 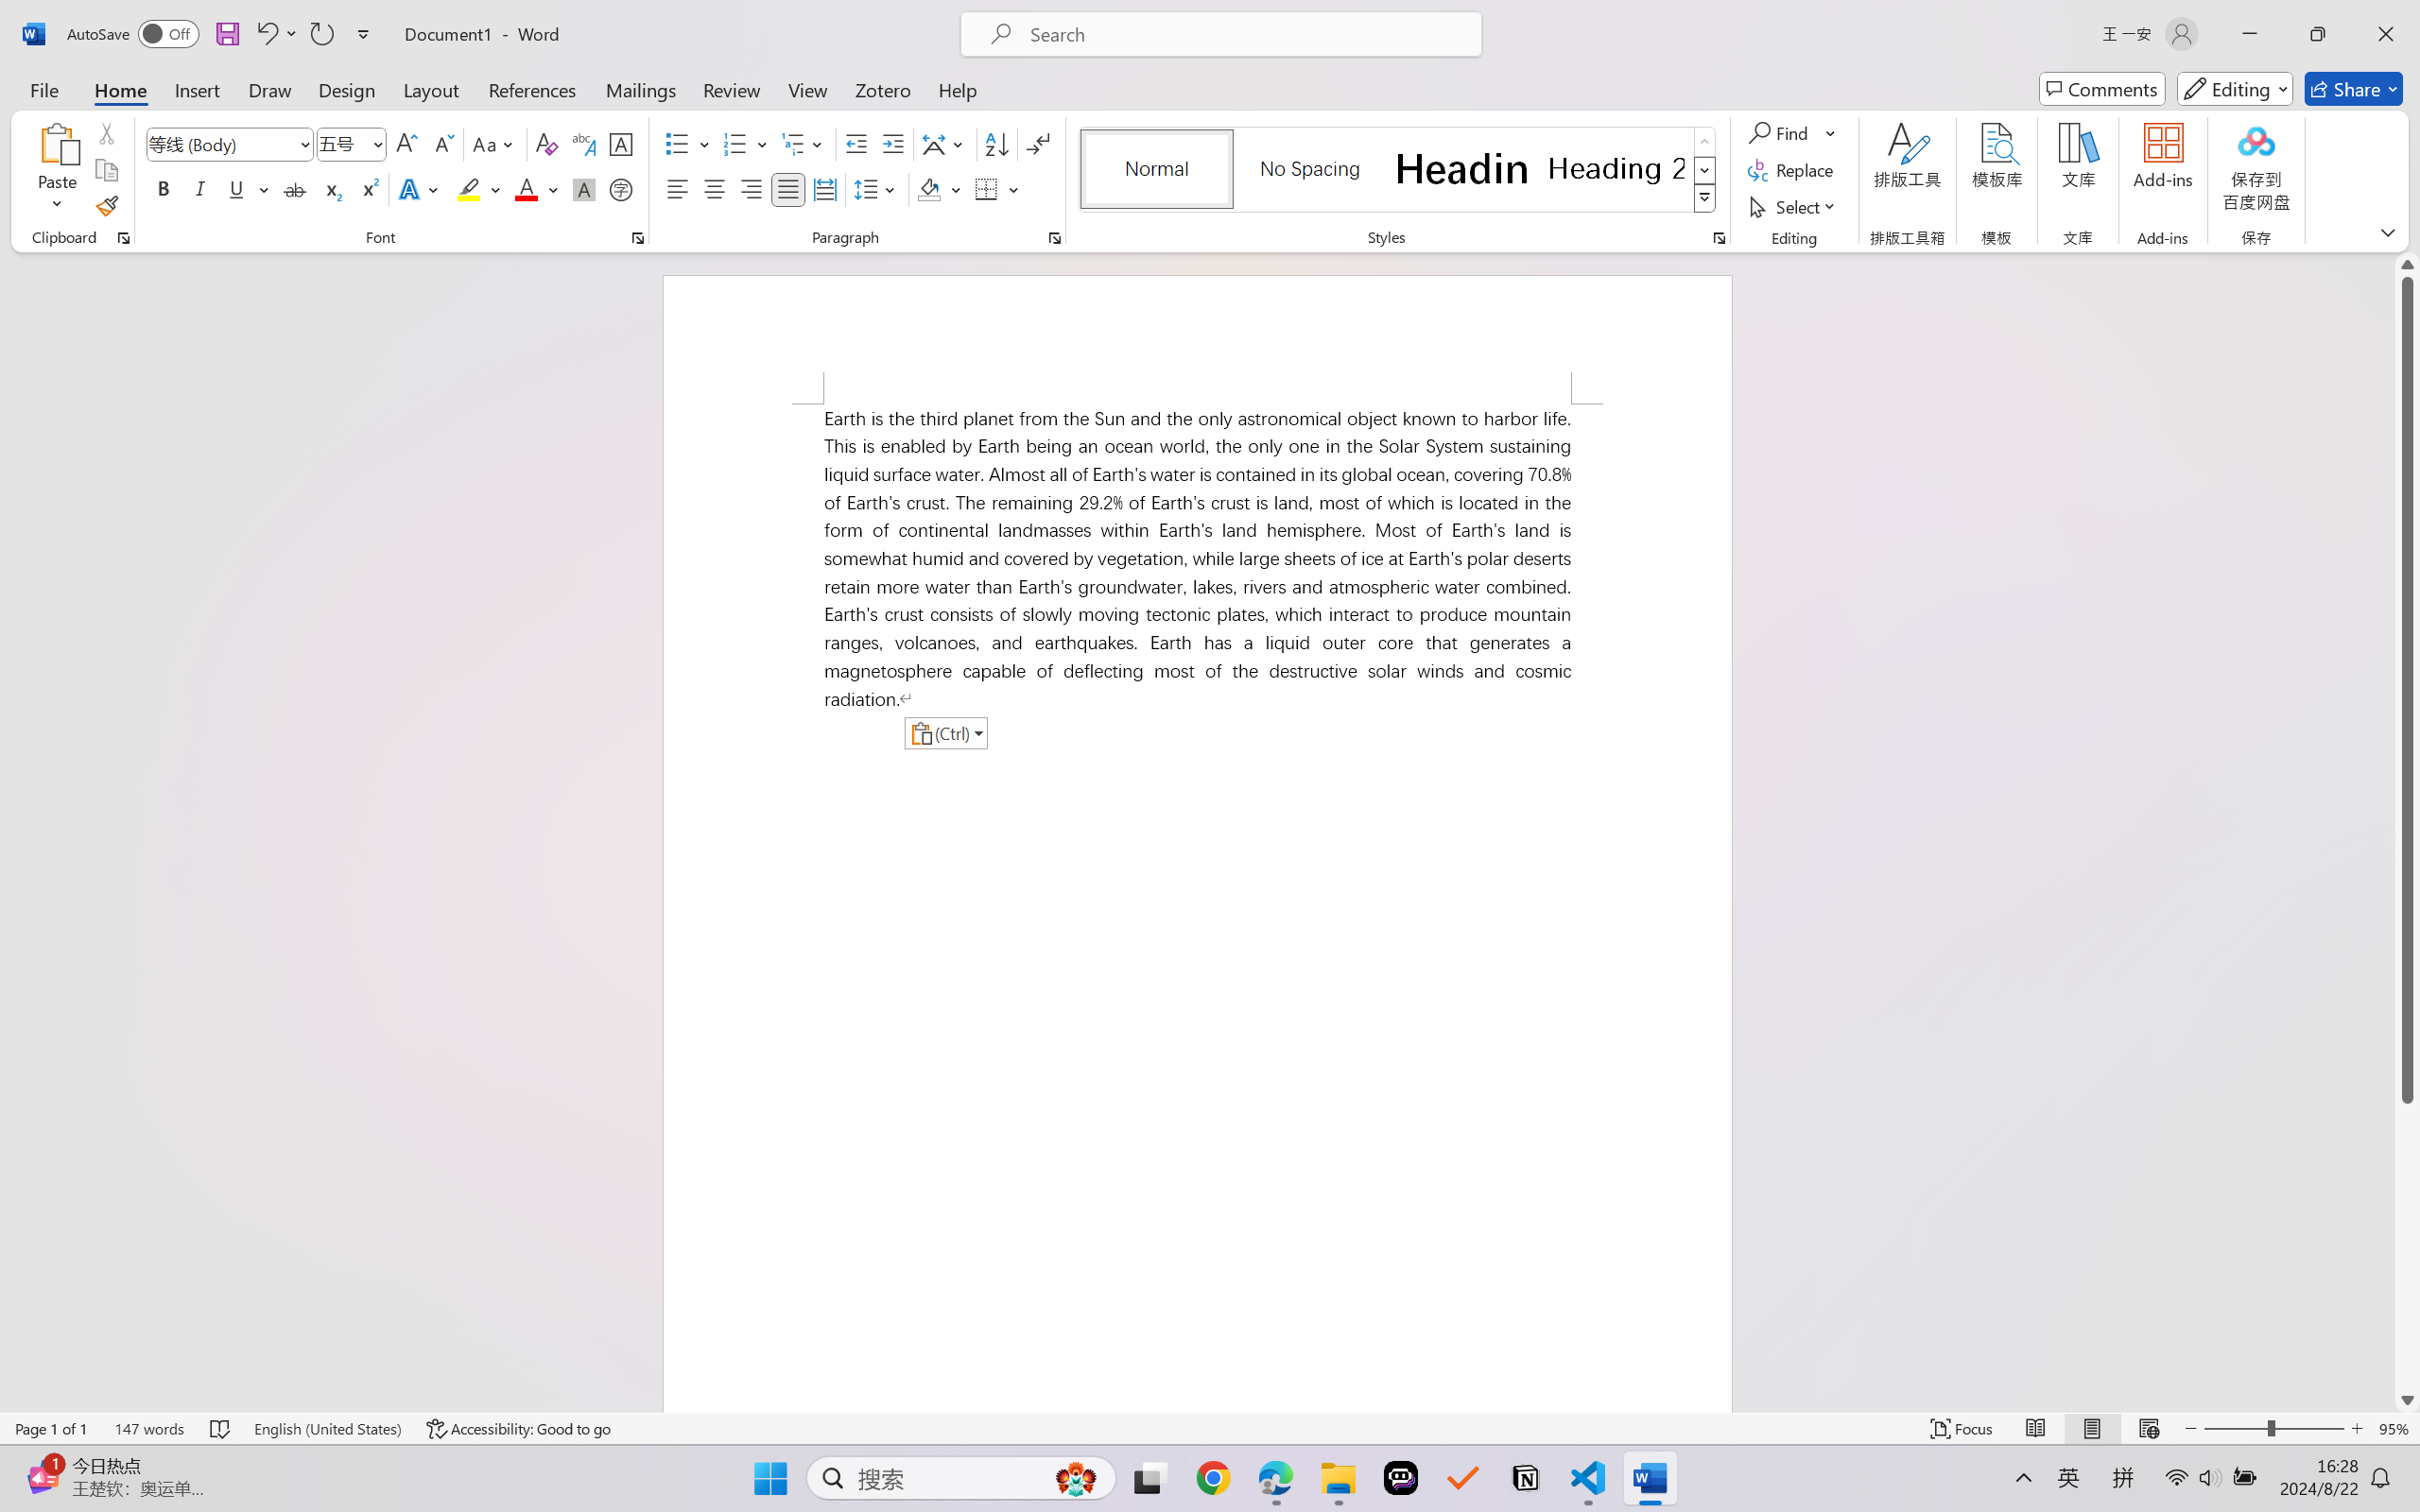 I want to click on 'Line down', so click(x=2407, y=1399).